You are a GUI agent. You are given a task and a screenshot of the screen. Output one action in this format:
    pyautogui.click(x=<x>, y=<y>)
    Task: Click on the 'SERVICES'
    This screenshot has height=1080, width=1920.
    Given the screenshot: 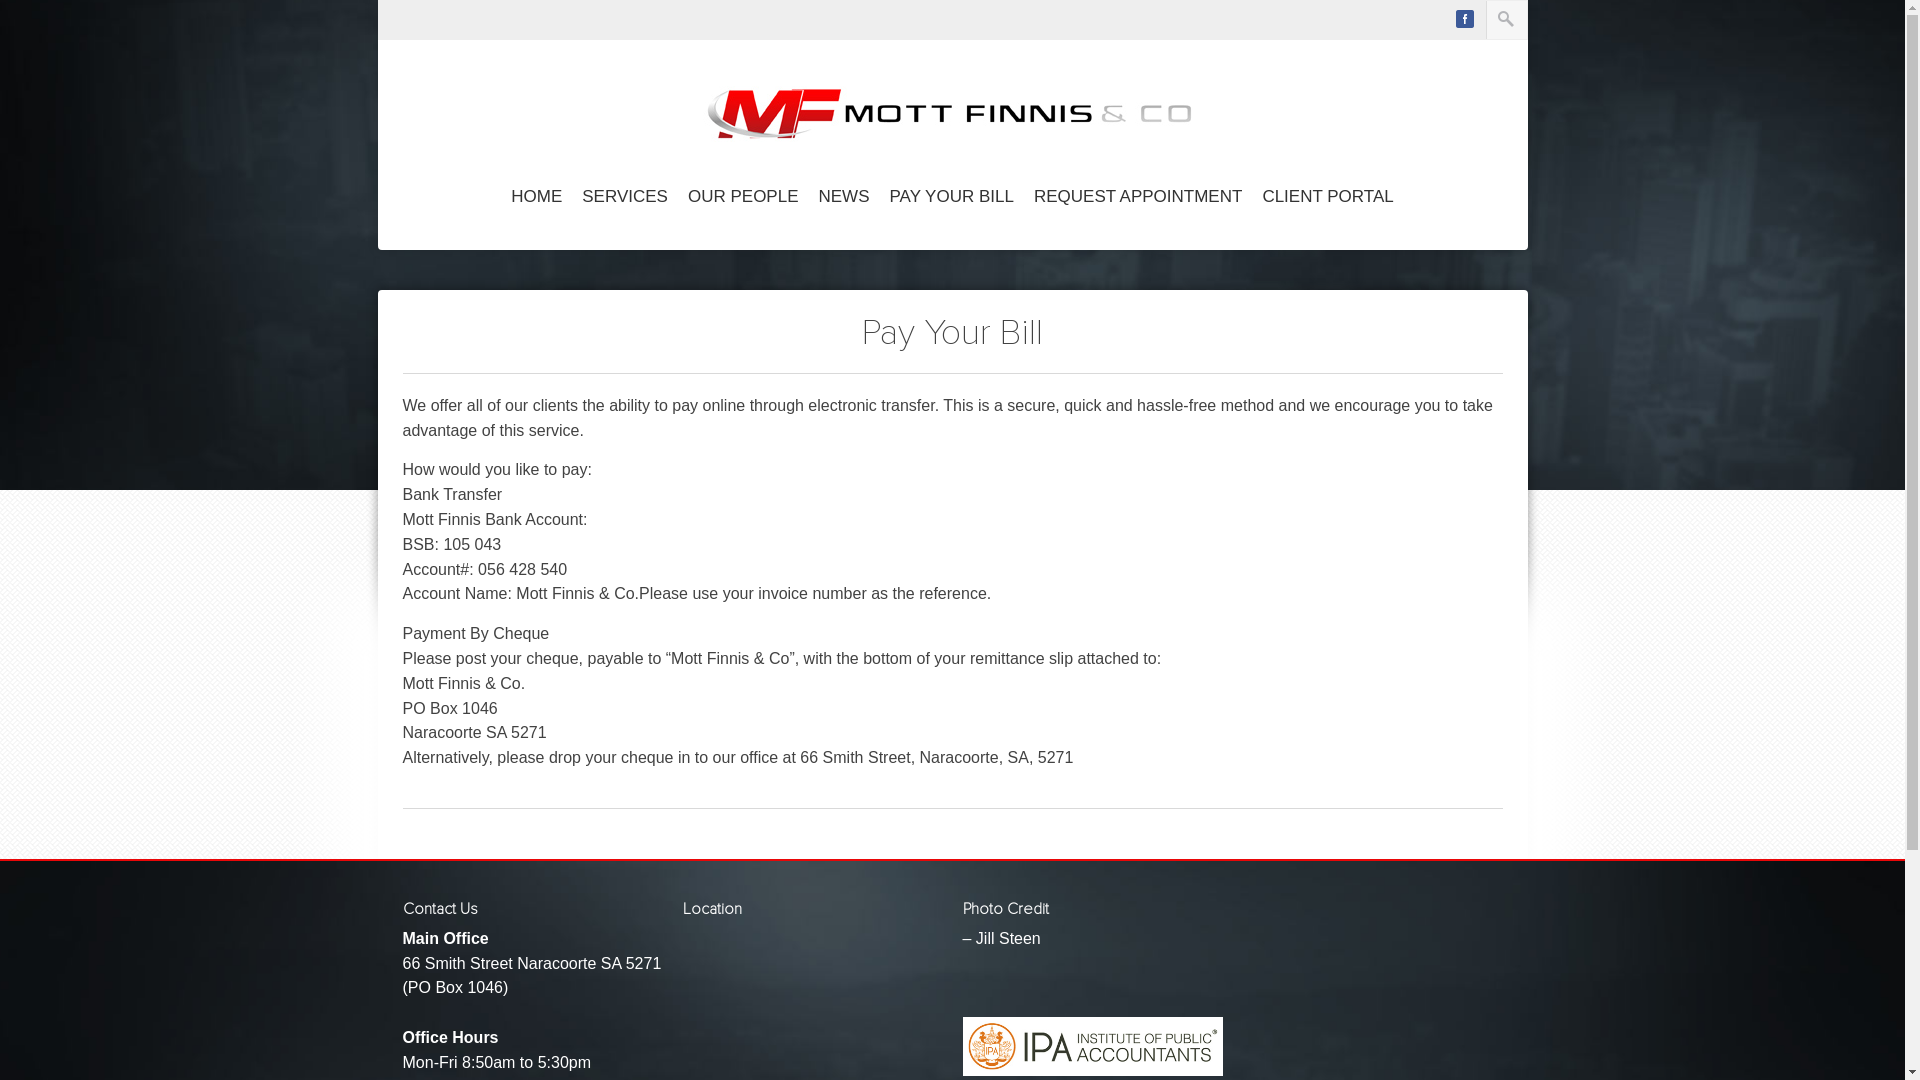 What is the action you would take?
    pyautogui.click(x=623, y=197)
    